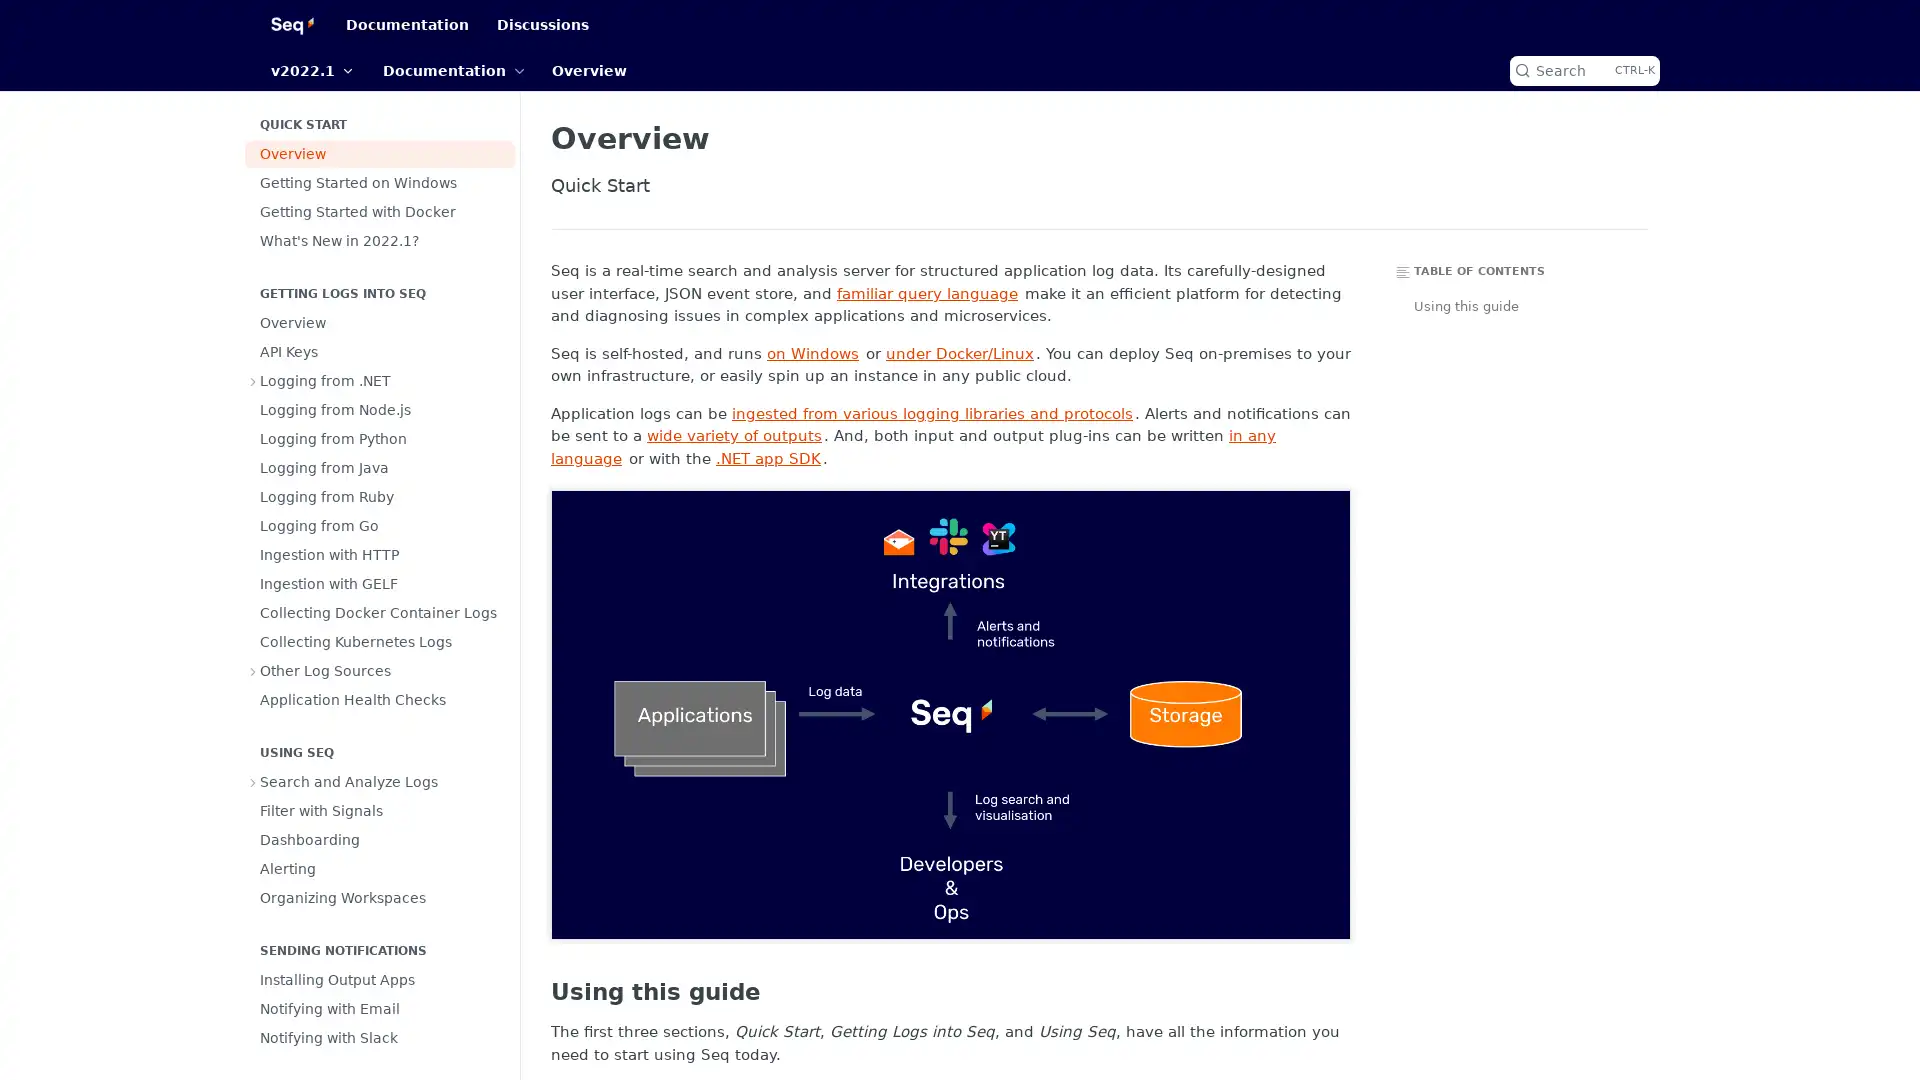 The width and height of the screenshot is (1920, 1080). What do you see at coordinates (253, 381) in the screenshot?
I see `Show subpages for Logging from .NET` at bounding box center [253, 381].